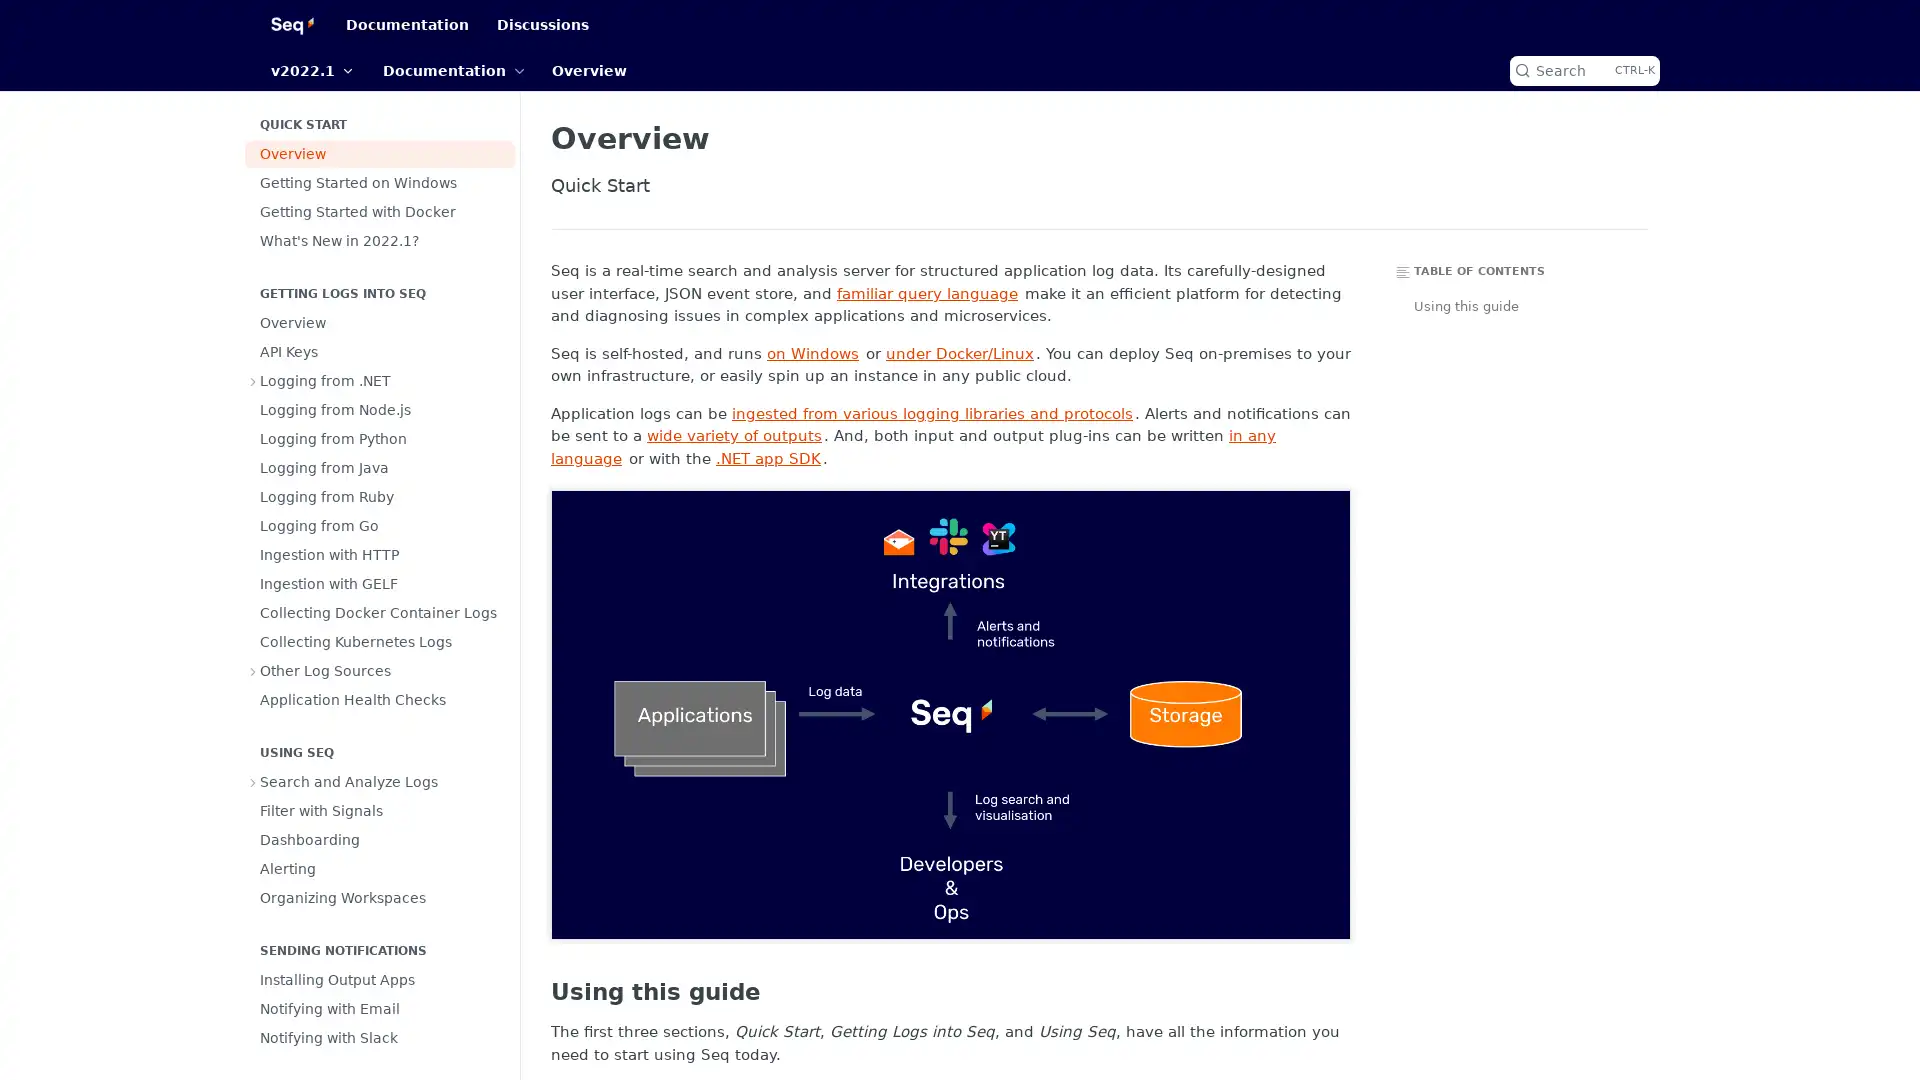 The width and height of the screenshot is (1920, 1080). What do you see at coordinates (253, 381) in the screenshot?
I see `Show subpages for Logging from .NET` at bounding box center [253, 381].